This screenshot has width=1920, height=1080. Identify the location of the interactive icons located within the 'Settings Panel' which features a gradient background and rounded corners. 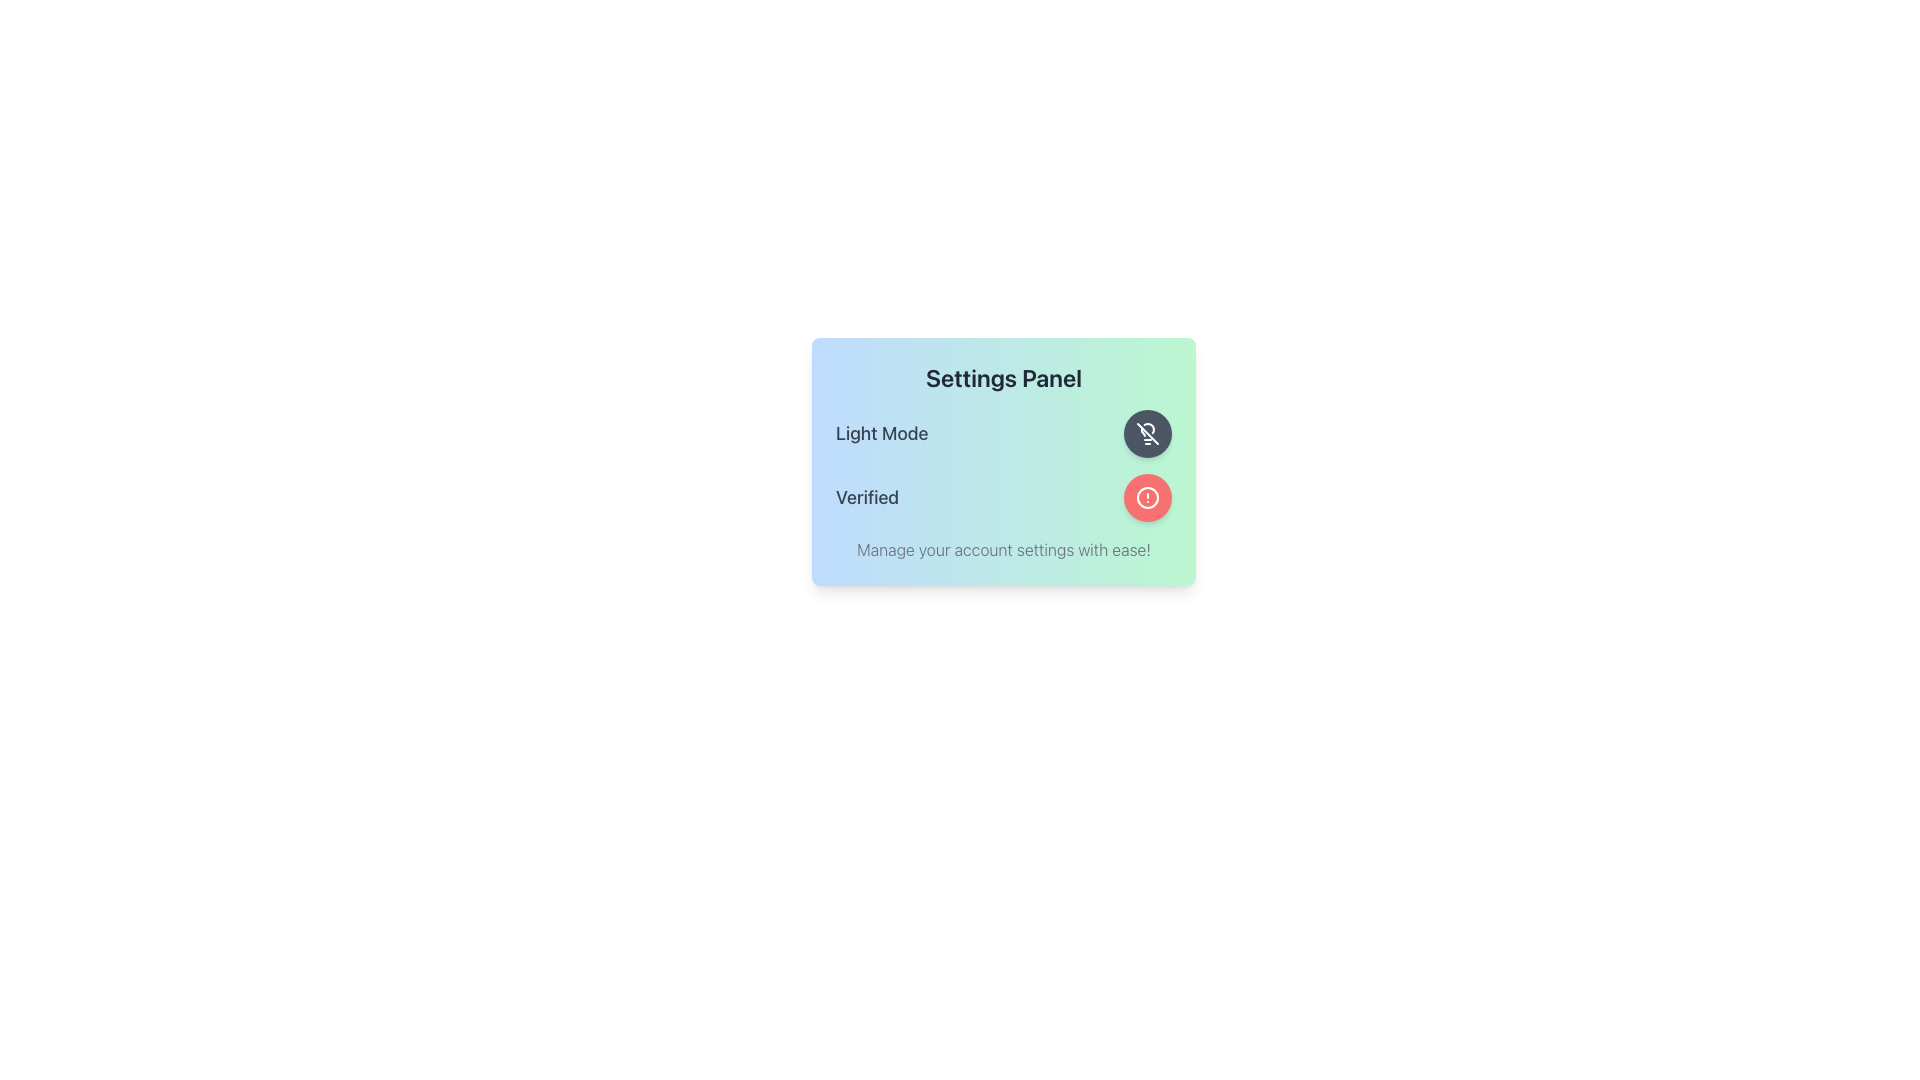
(1003, 462).